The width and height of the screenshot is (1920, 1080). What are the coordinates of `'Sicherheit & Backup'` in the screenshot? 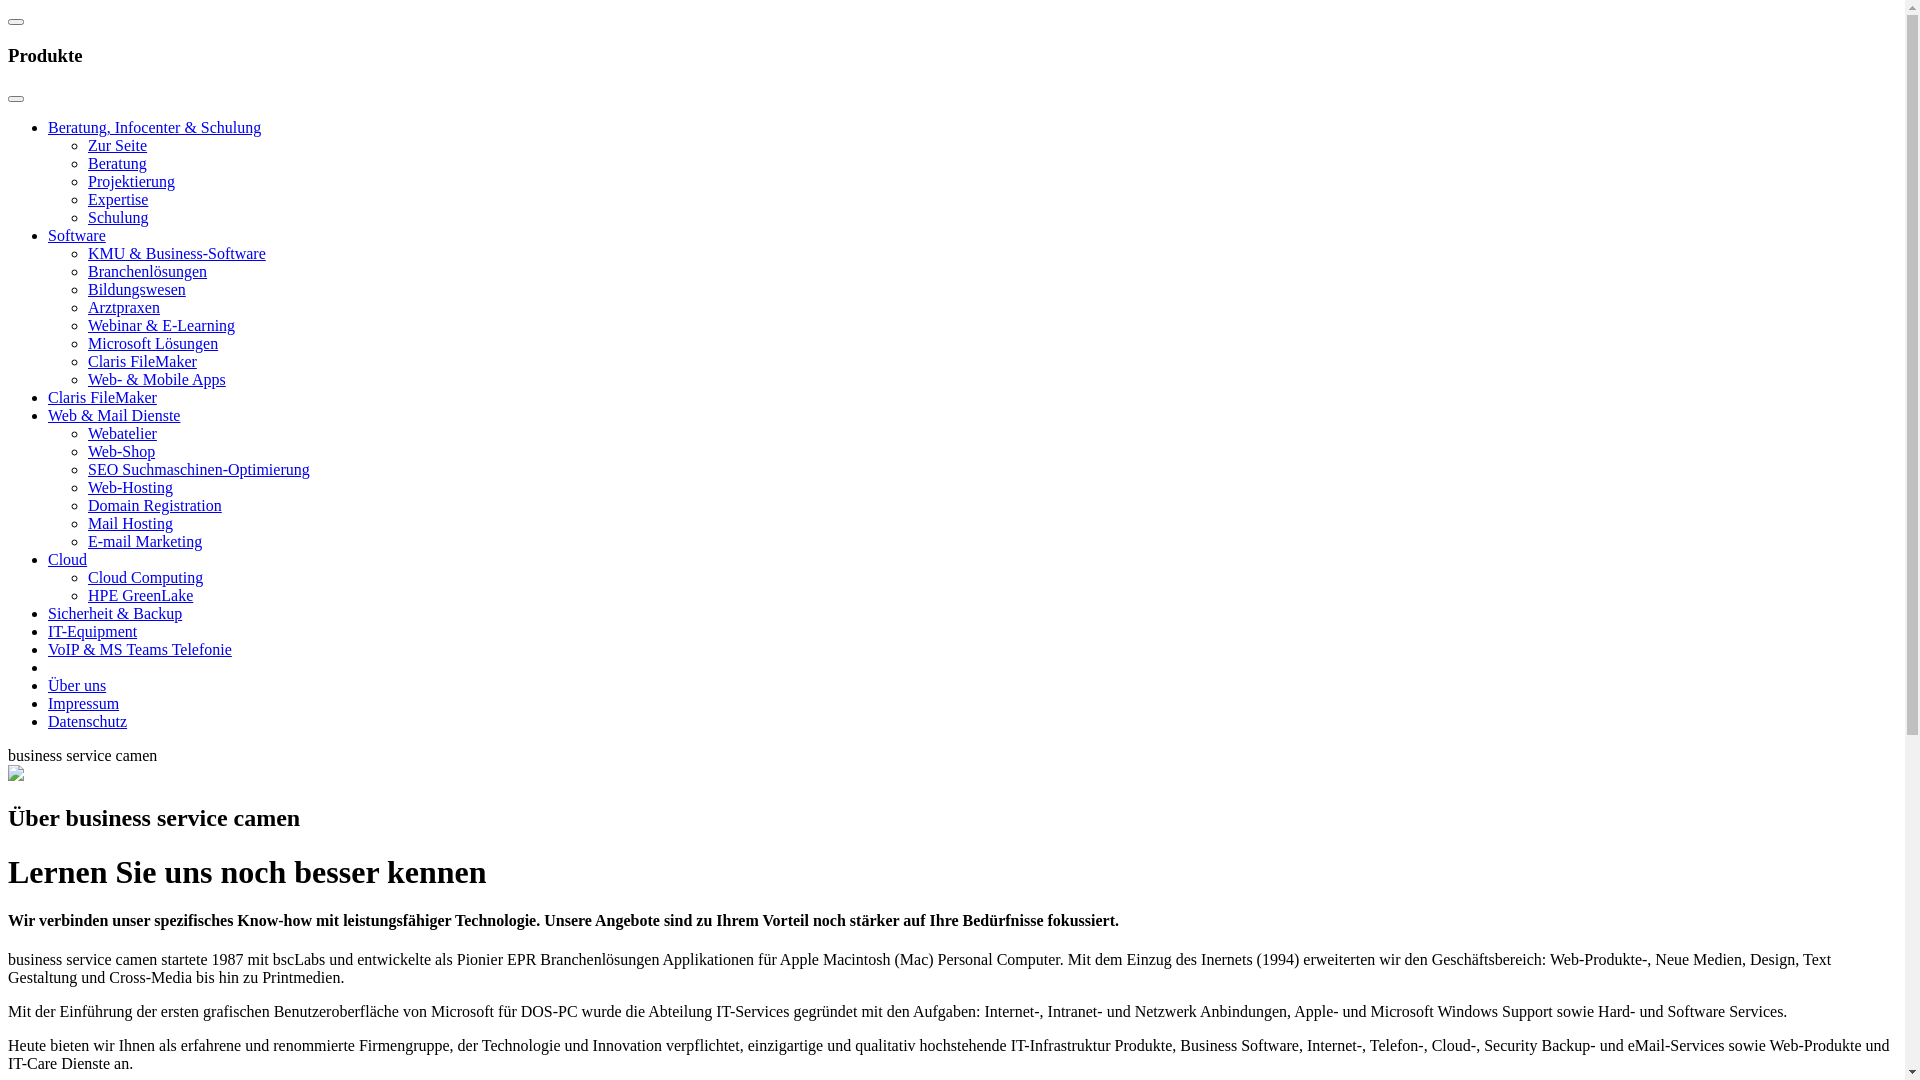 It's located at (114, 612).